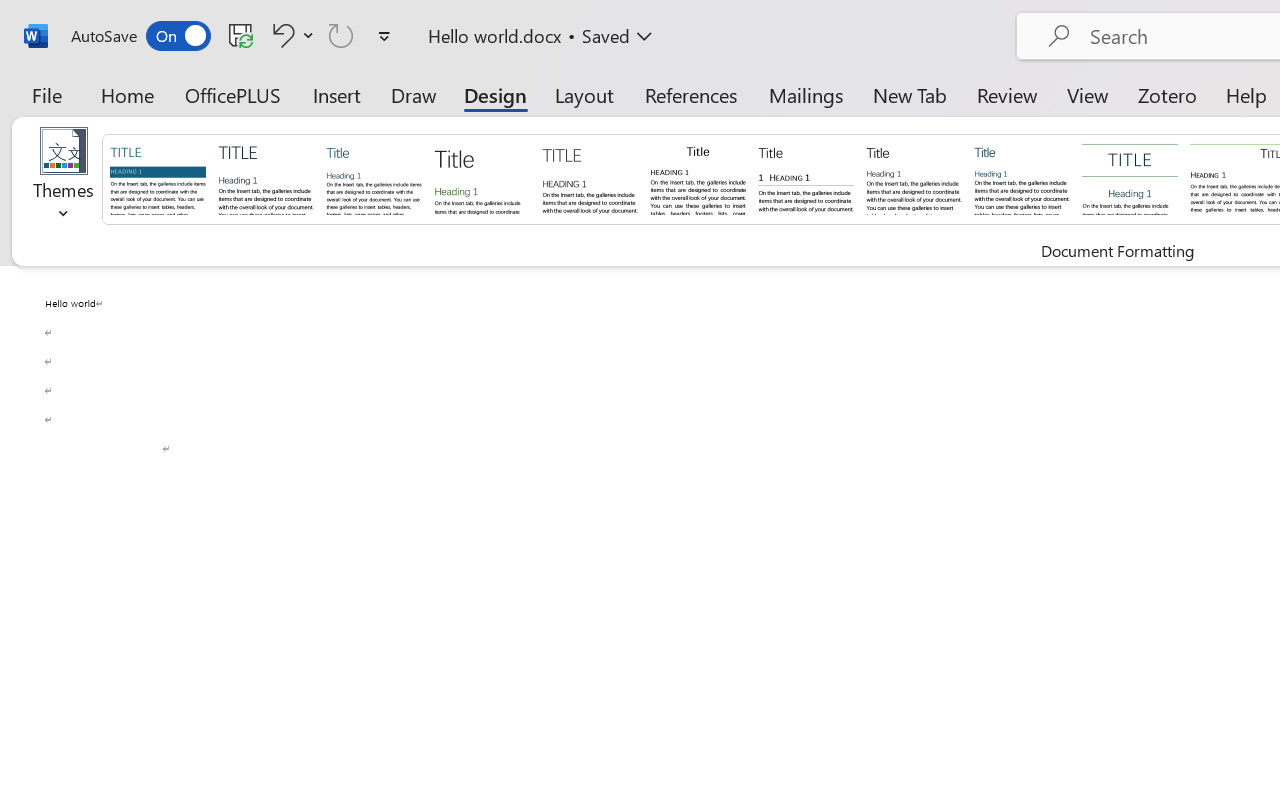 The height and width of the screenshot is (800, 1280). What do you see at coordinates (806, 177) in the screenshot?
I see `'Black & White (Numbered)'` at bounding box center [806, 177].